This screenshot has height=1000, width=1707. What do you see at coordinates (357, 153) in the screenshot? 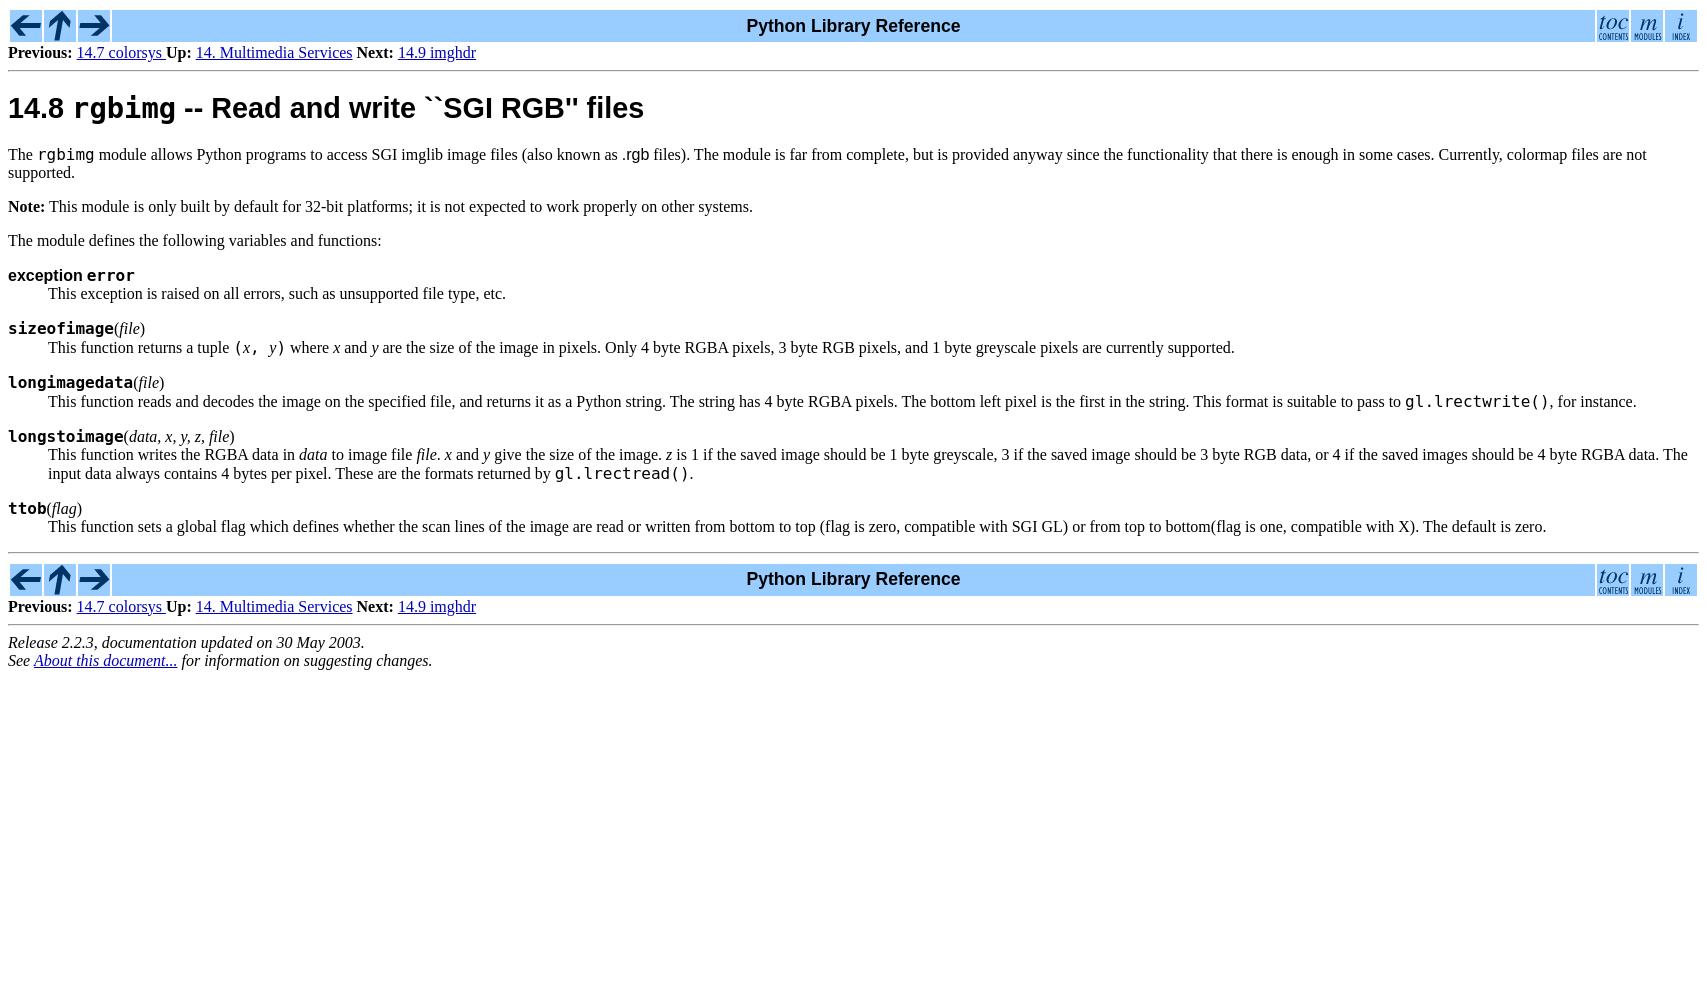
I see `'module allows Python programs to access SGI imglib image
files (also known as'` at bounding box center [357, 153].